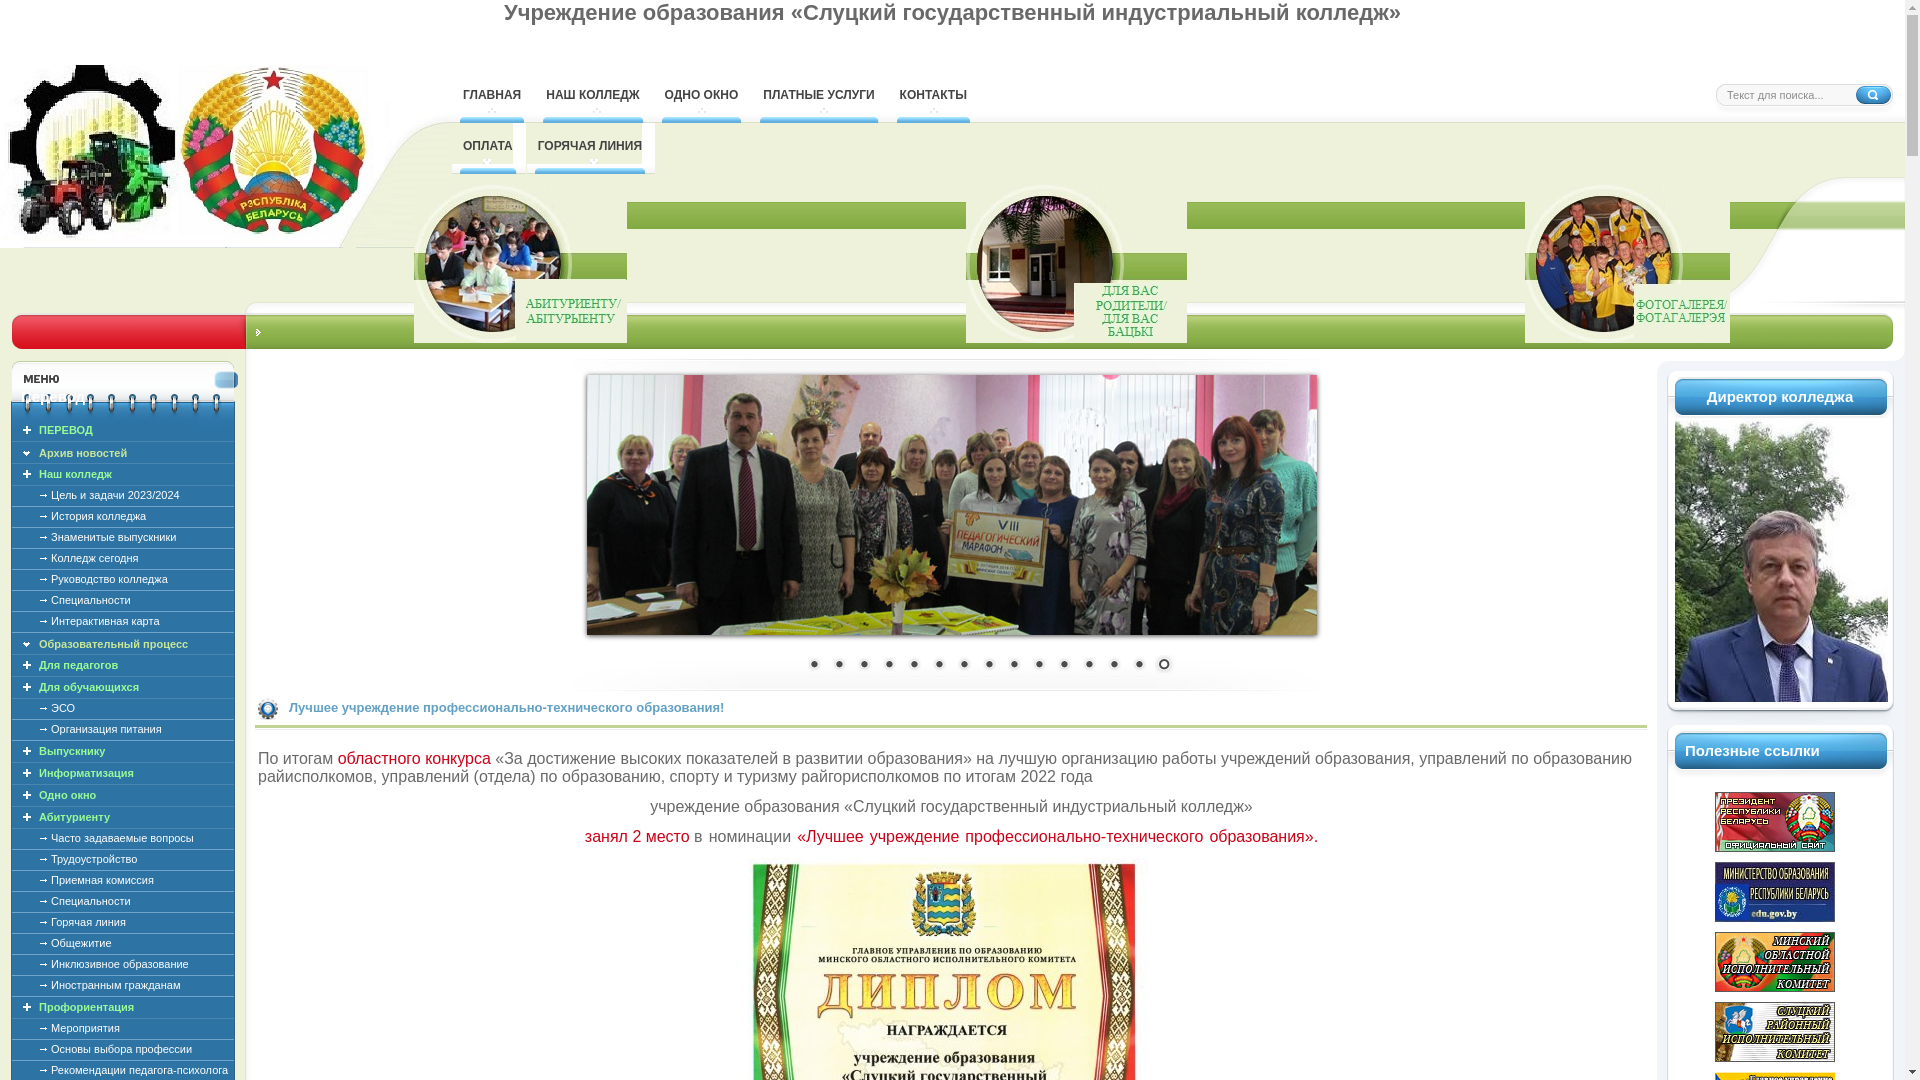 The image size is (1920, 1080). I want to click on '6', so click(938, 666).